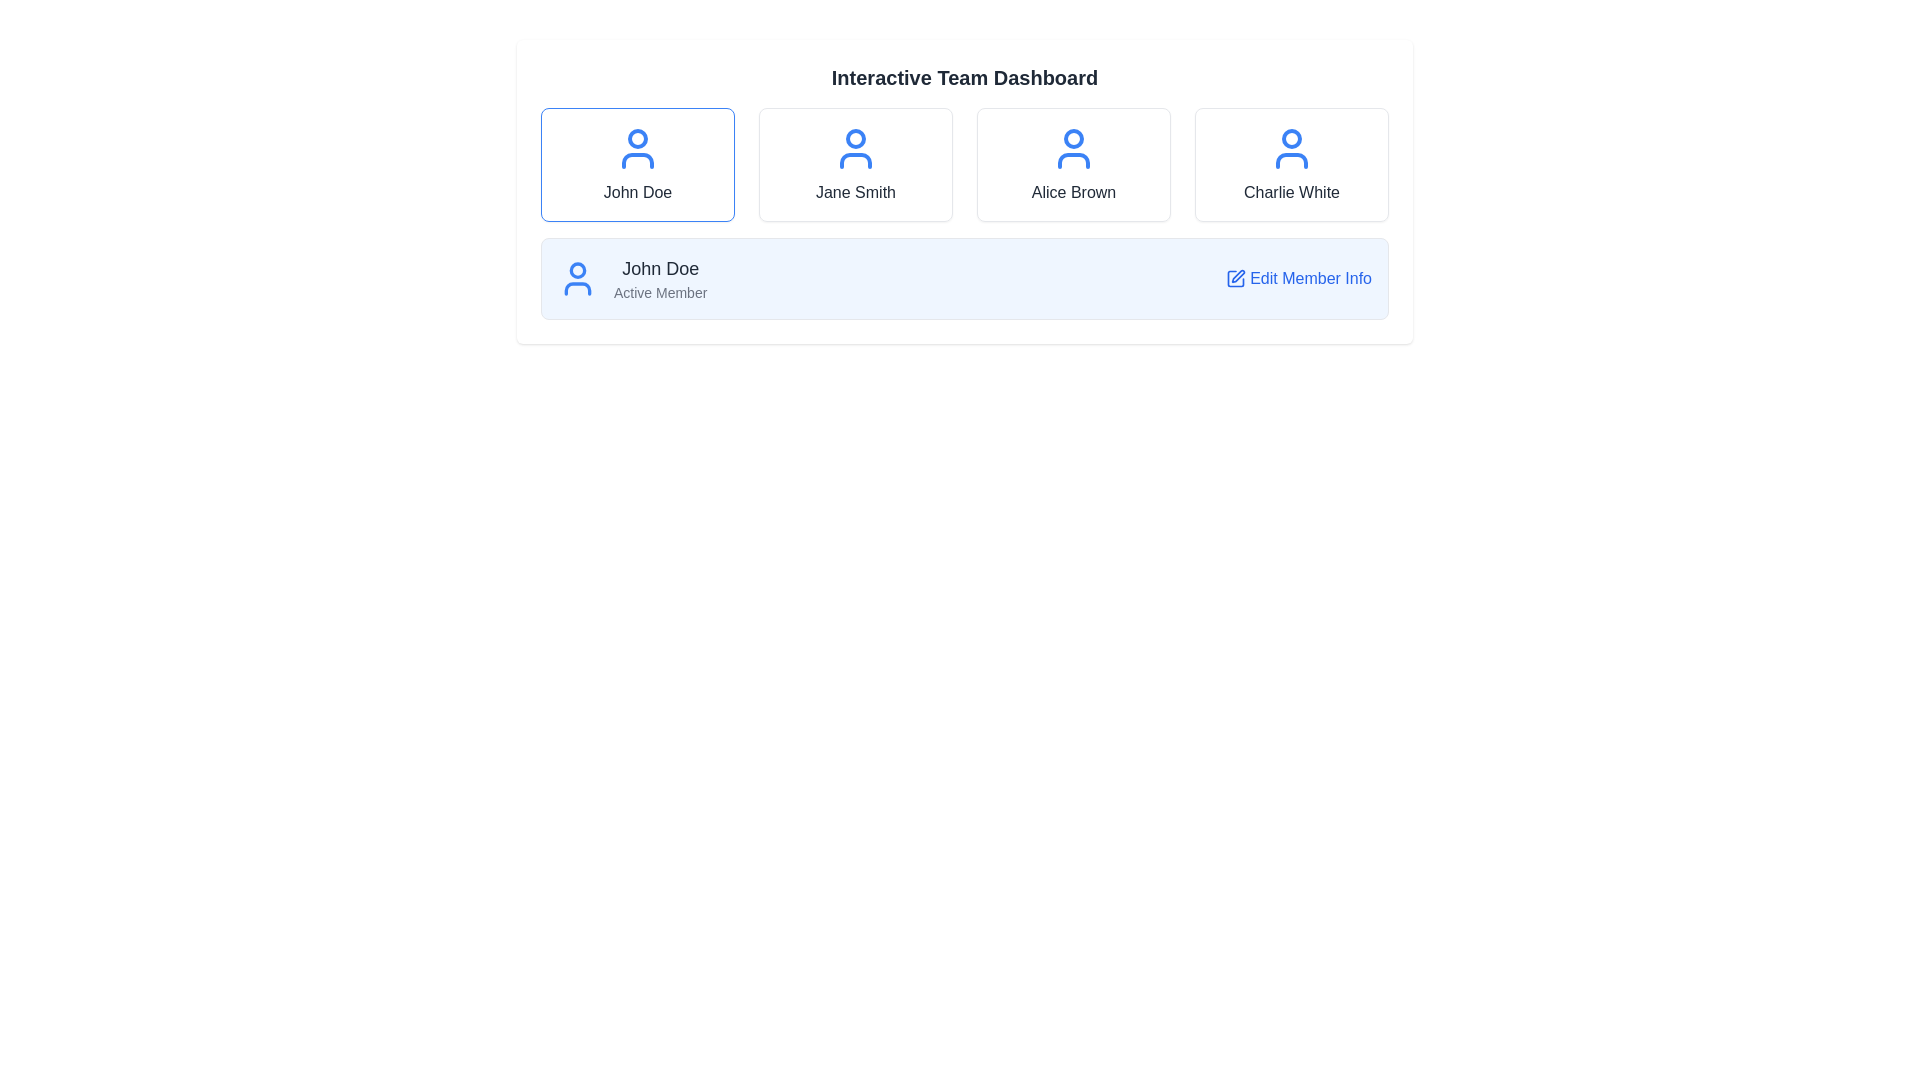 The width and height of the screenshot is (1920, 1080). Describe the element at coordinates (576, 289) in the screenshot. I see `the shoulder area of the user icon representing 'John Doe', which is a stylized part of the icon in high-contrast blue` at that location.